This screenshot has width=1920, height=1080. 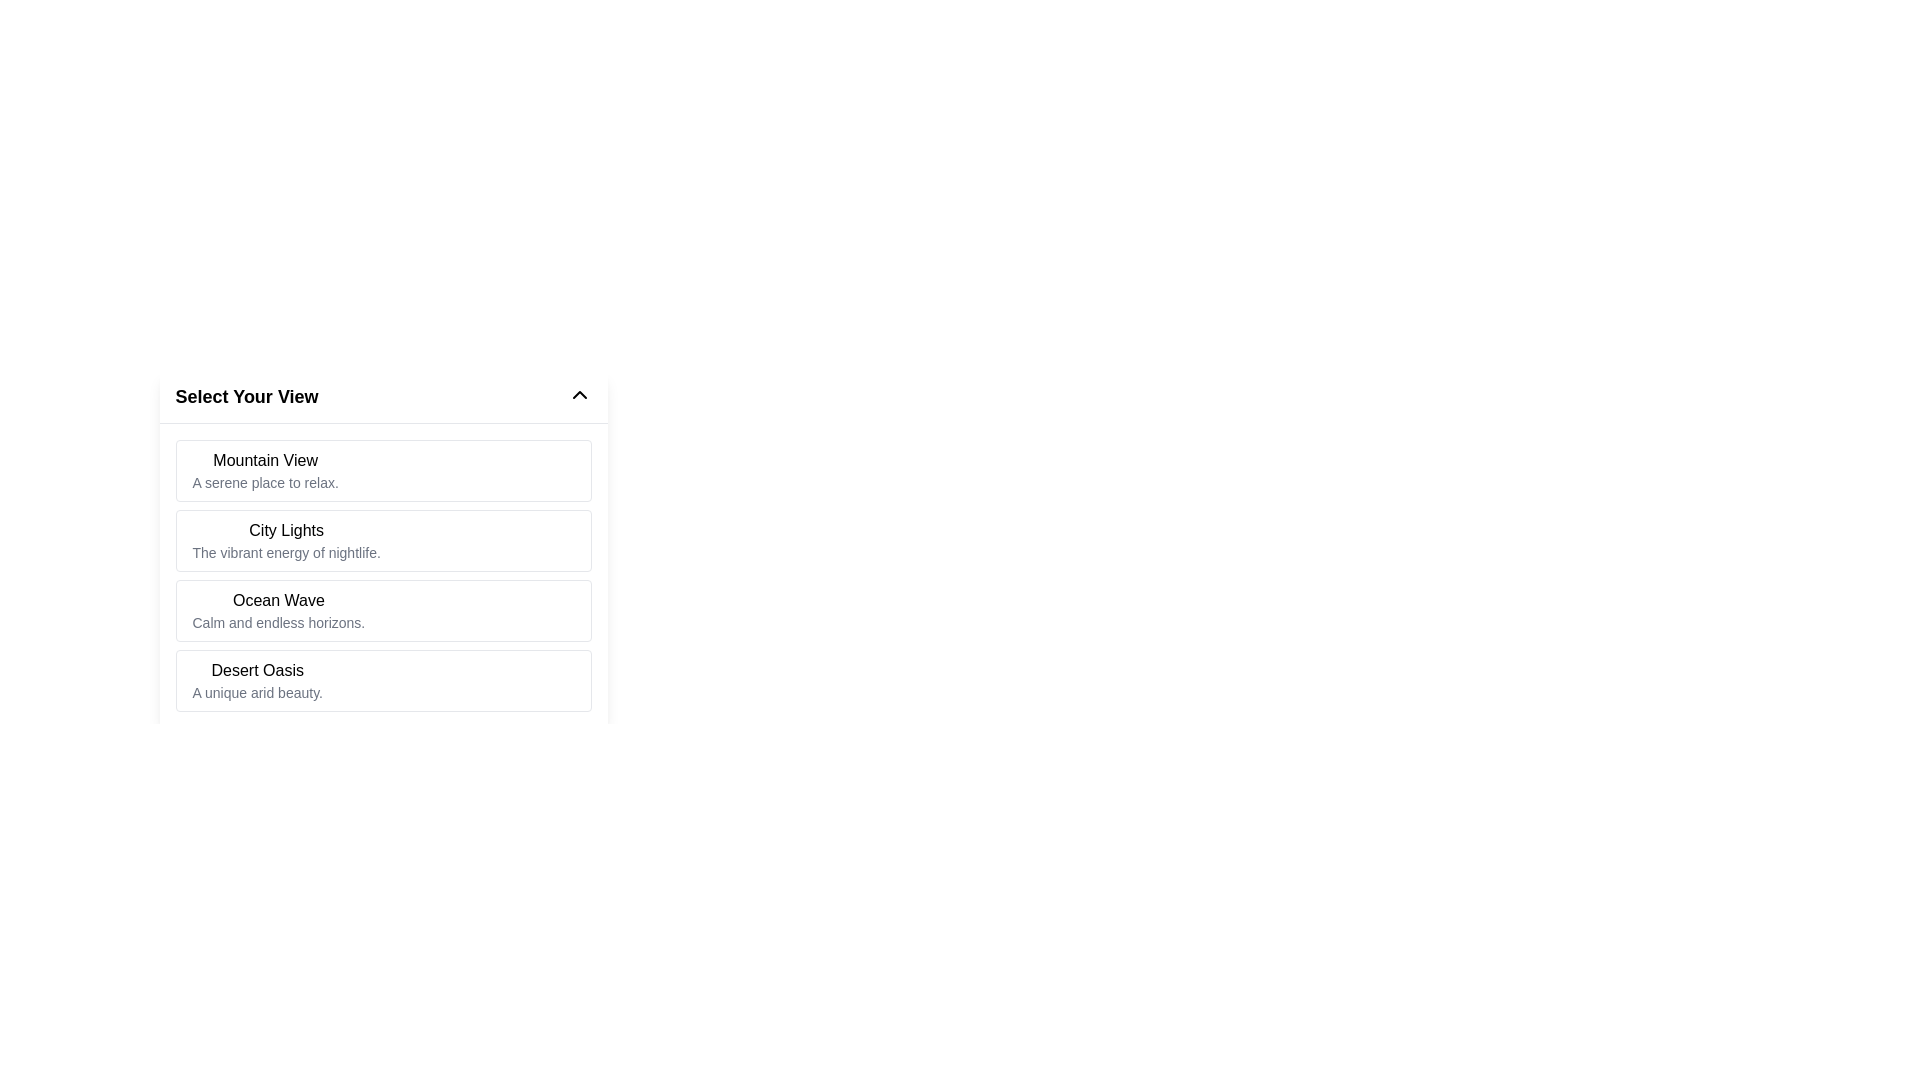 What do you see at coordinates (285, 552) in the screenshot?
I see `the text element displaying 'The vibrant energy of nightlife.' which is styled with a small font size and gray color, positioned below the title 'City Lights' in the selection menu` at bounding box center [285, 552].